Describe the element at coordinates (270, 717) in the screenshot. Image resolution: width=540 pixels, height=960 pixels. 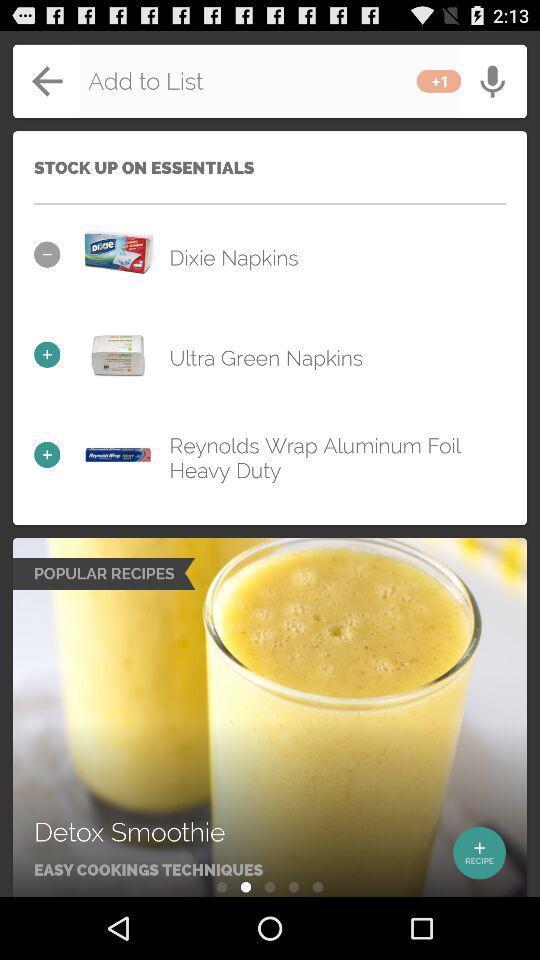
I see `image of smoothie and link to recipe` at that location.